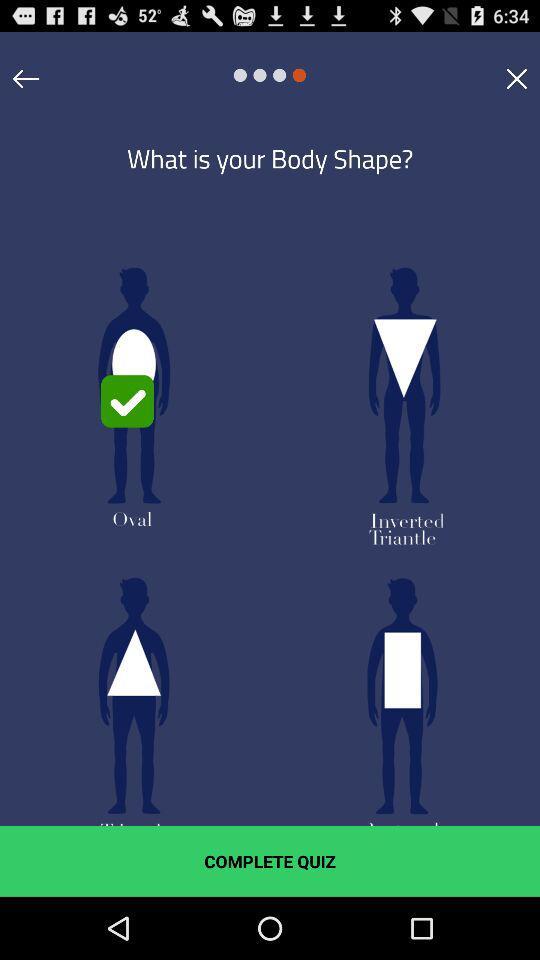  I want to click on the close icon, so click(516, 84).